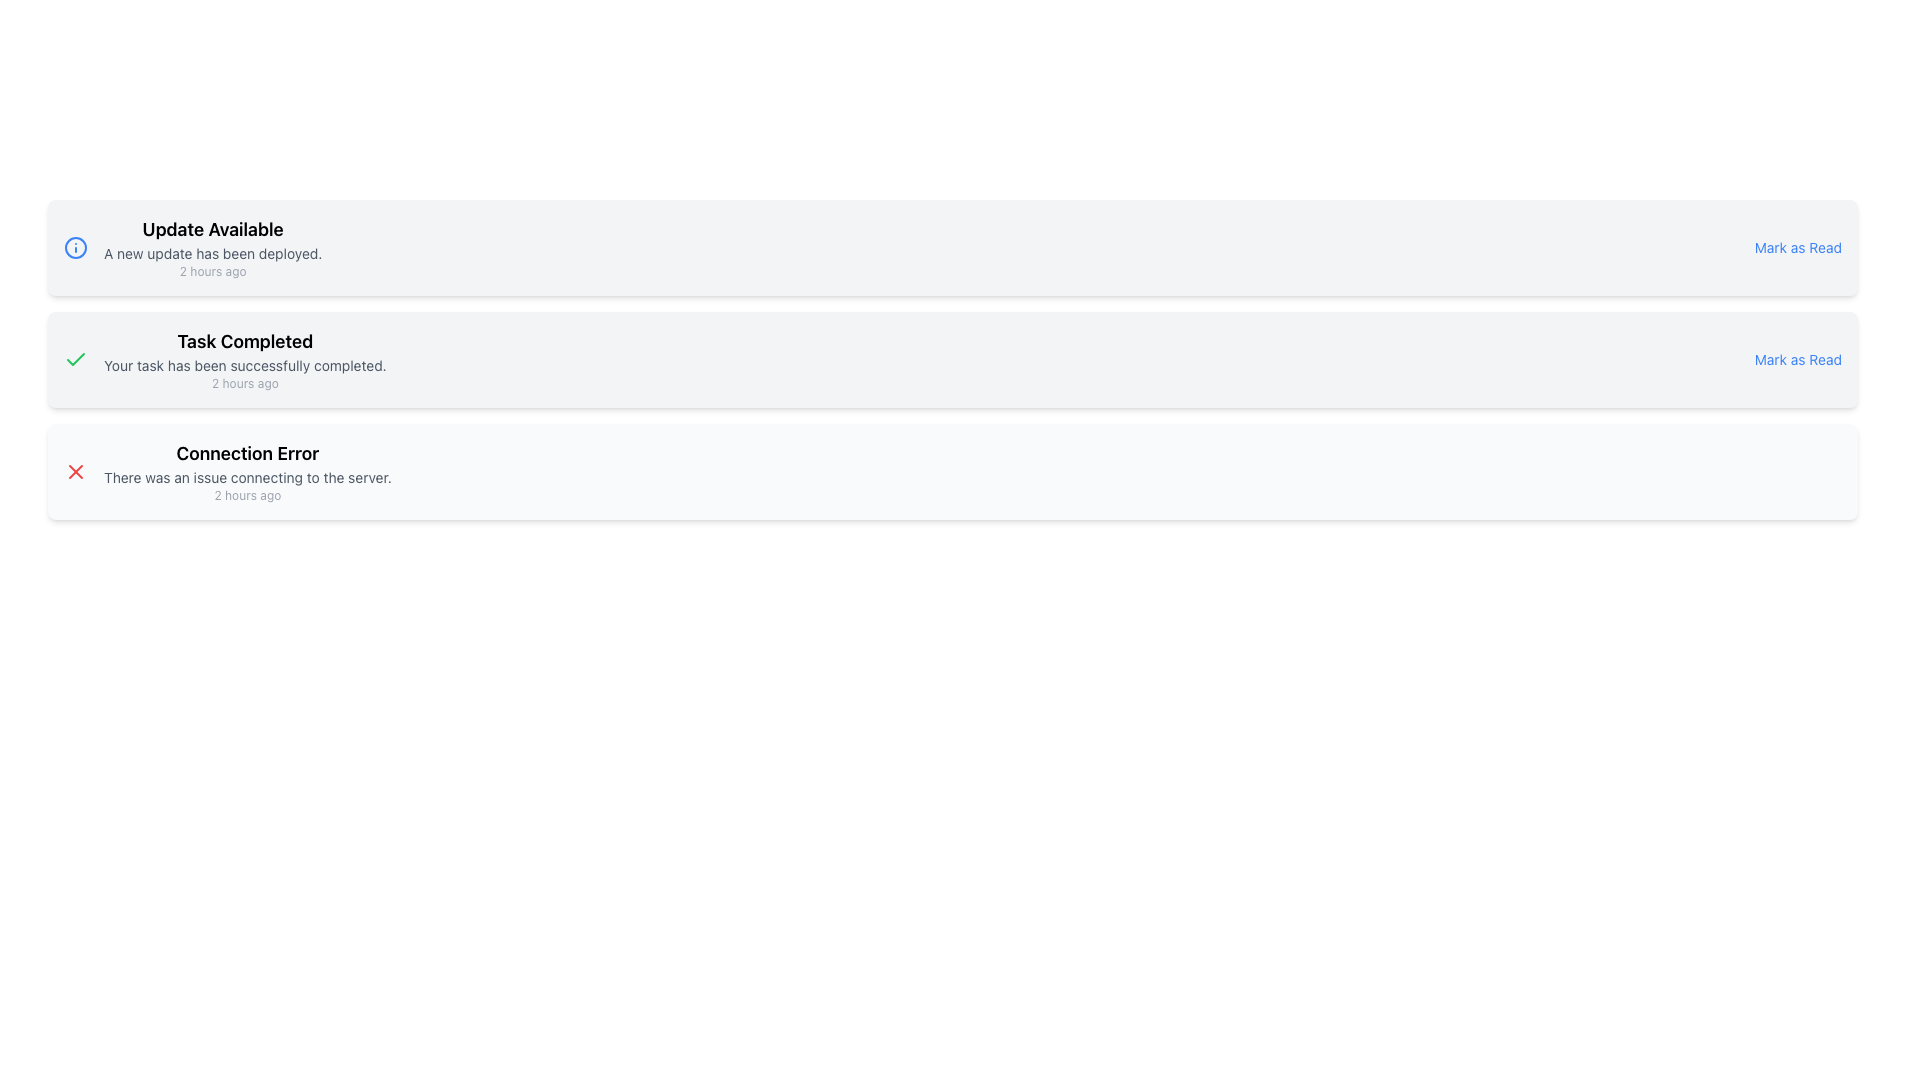 This screenshot has width=1920, height=1080. Describe the element at coordinates (244, 366) in the screenshot. I see `the static text label displaying the message 'Your task has been successfully completed.' which is located beneath the heading 'Task Completed.'` at that location.